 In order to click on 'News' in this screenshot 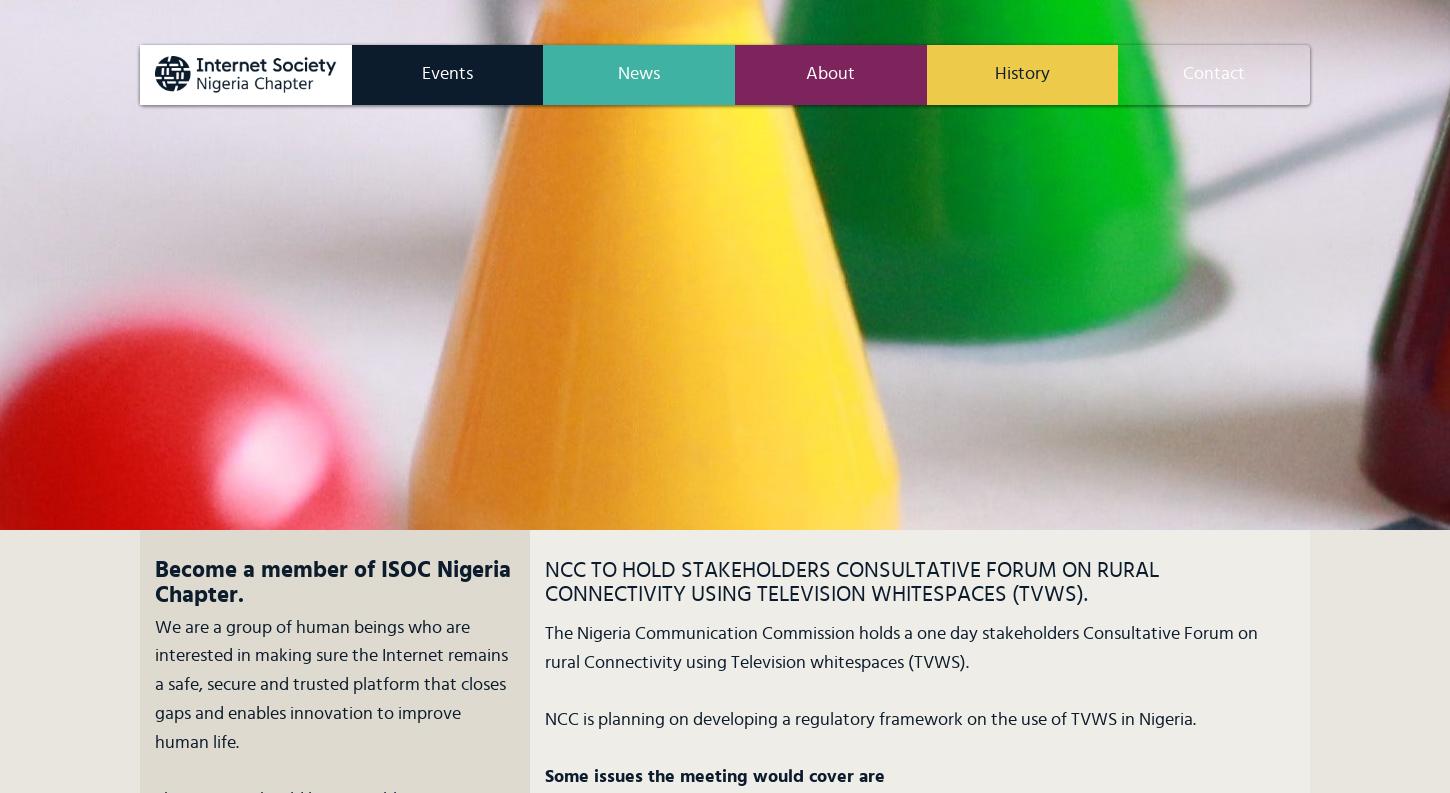, I will do `click(616, 73)`.